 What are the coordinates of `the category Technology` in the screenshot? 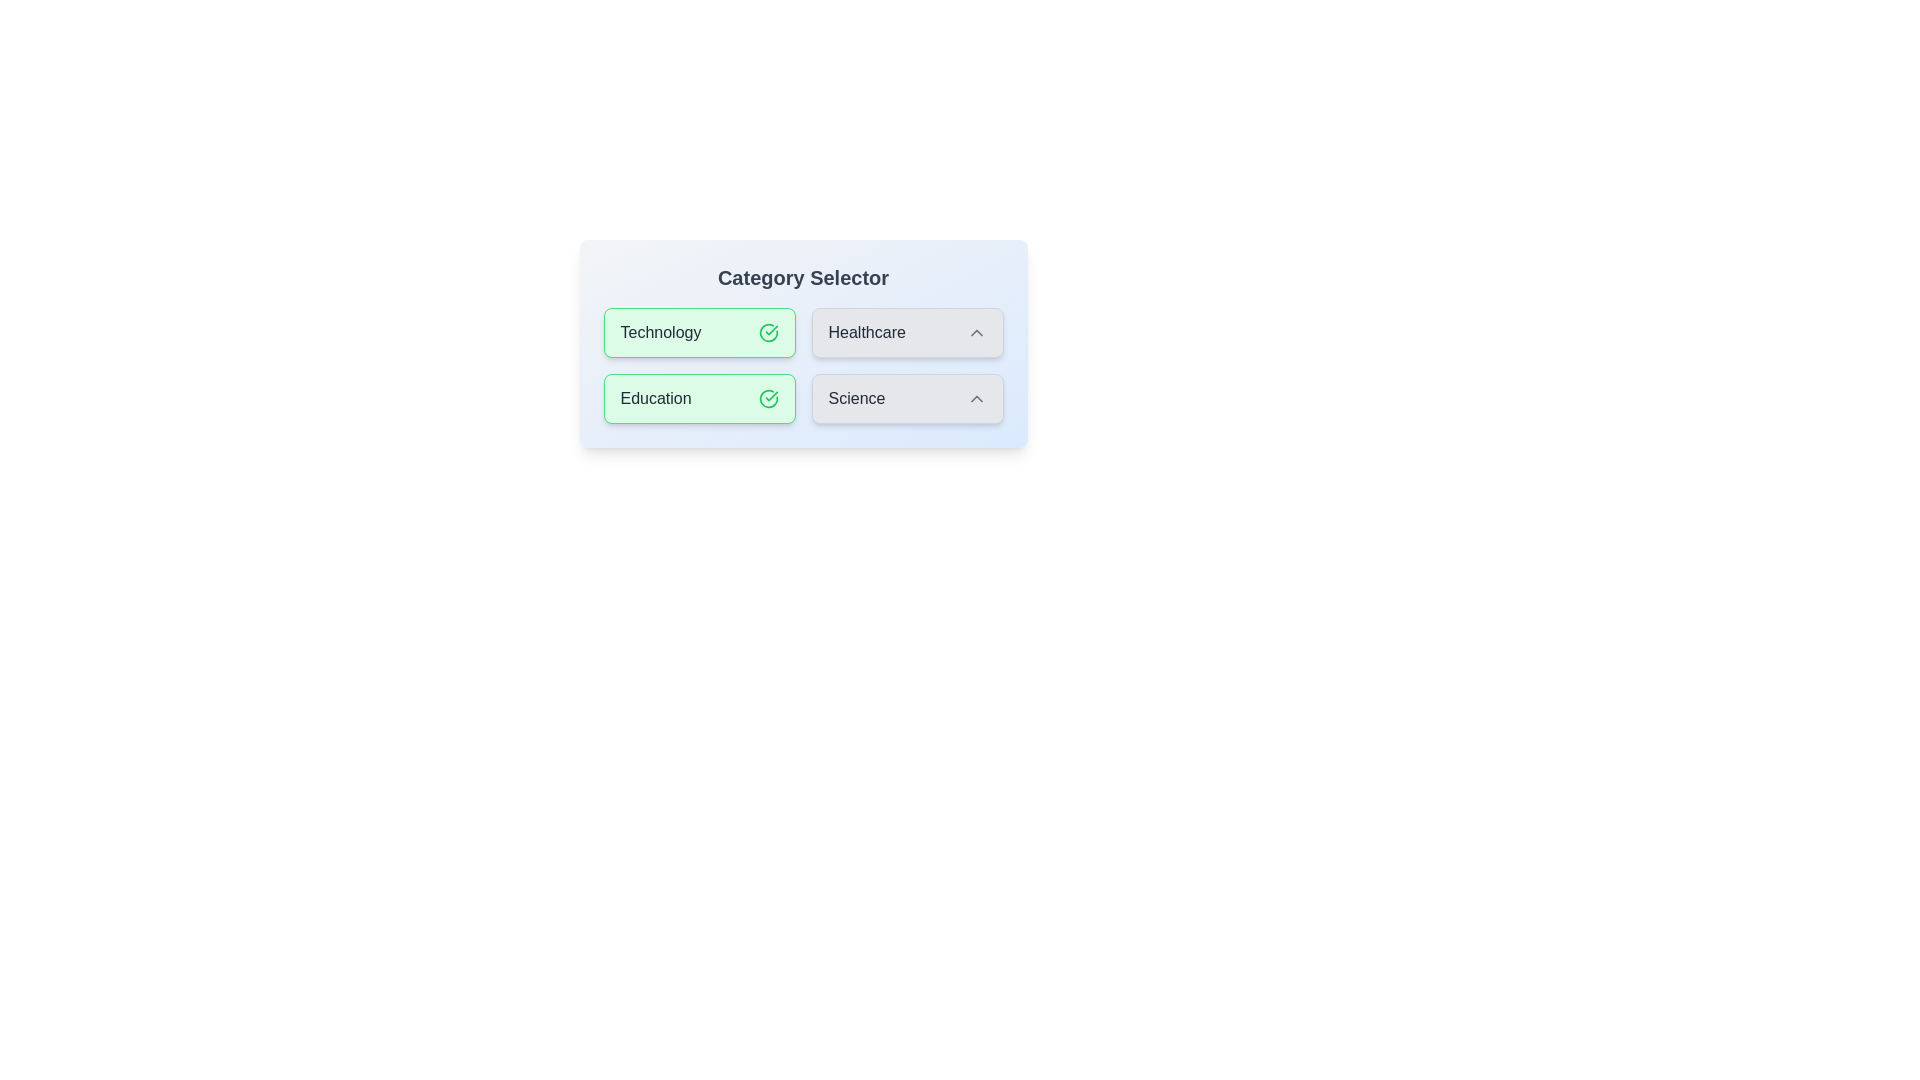 It's located at (699, 331).